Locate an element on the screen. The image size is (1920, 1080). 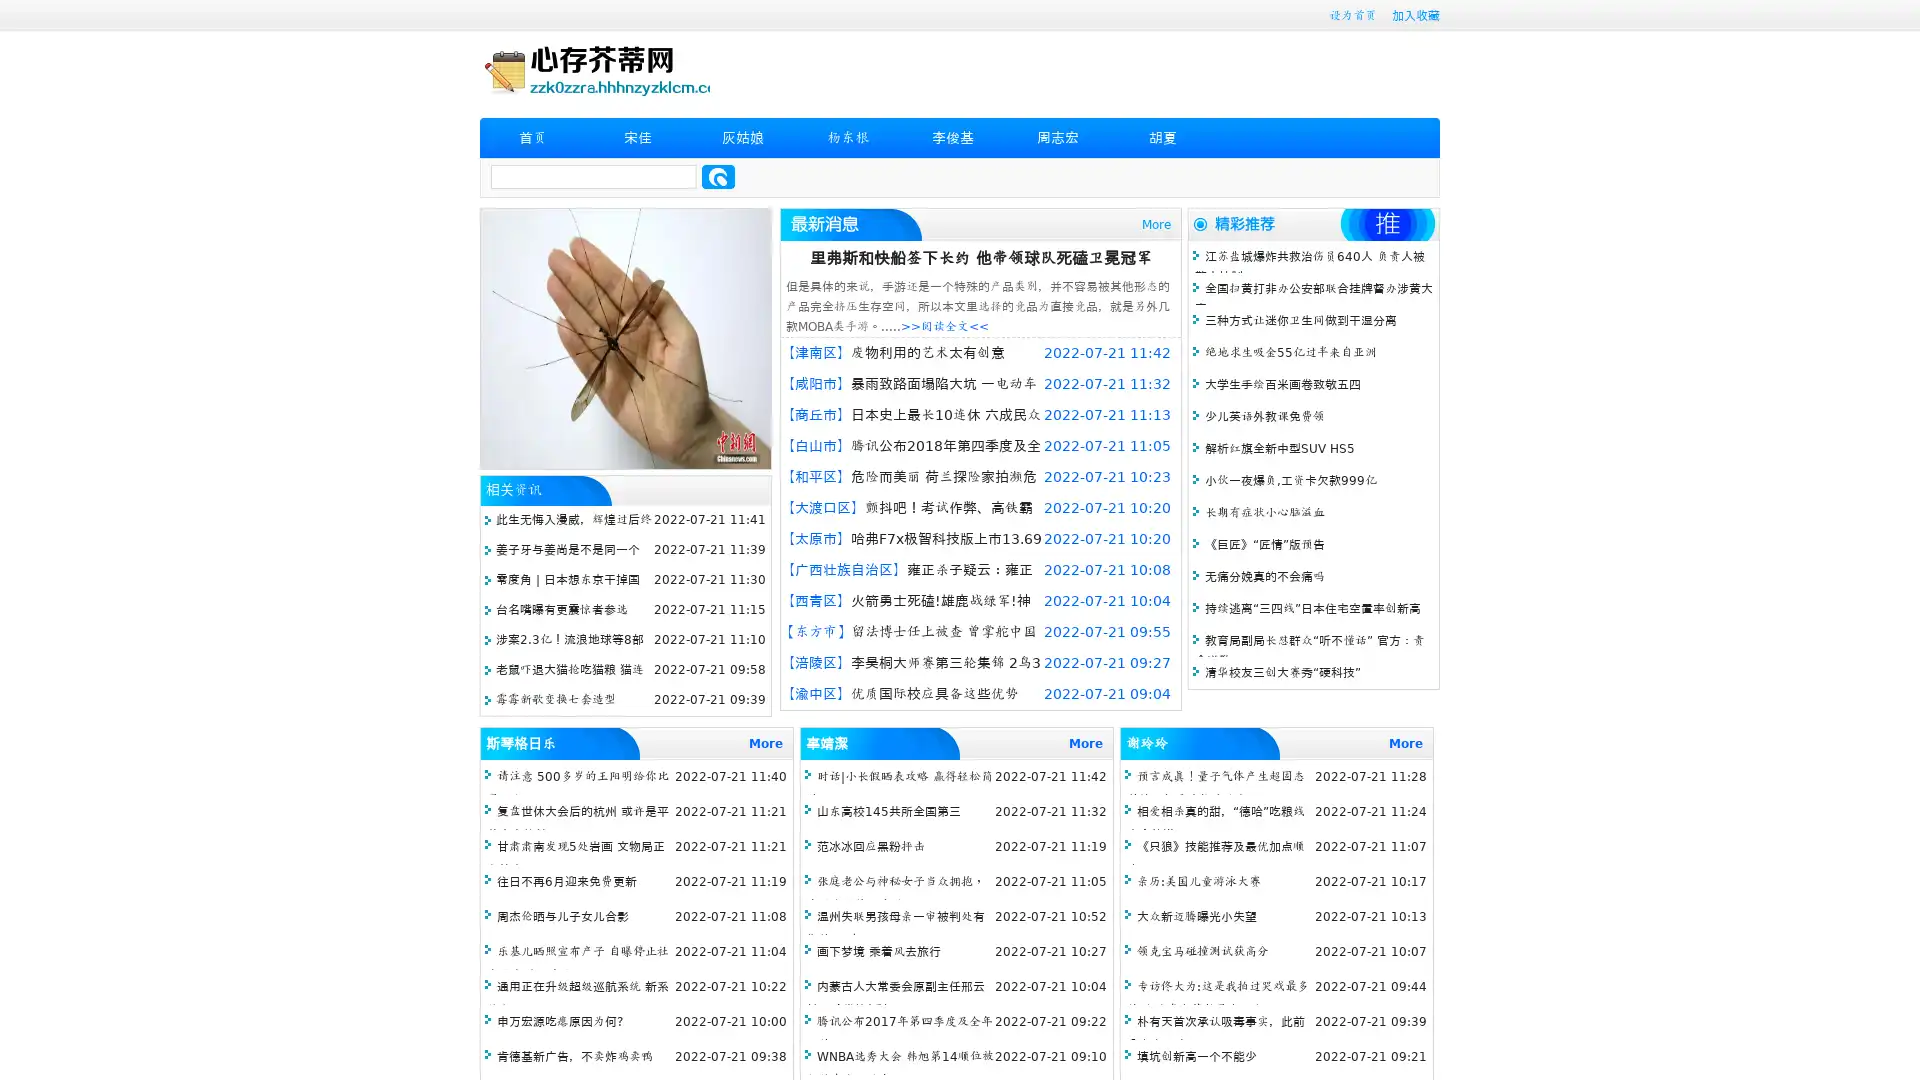
Search is located at coordinates (718, 176).